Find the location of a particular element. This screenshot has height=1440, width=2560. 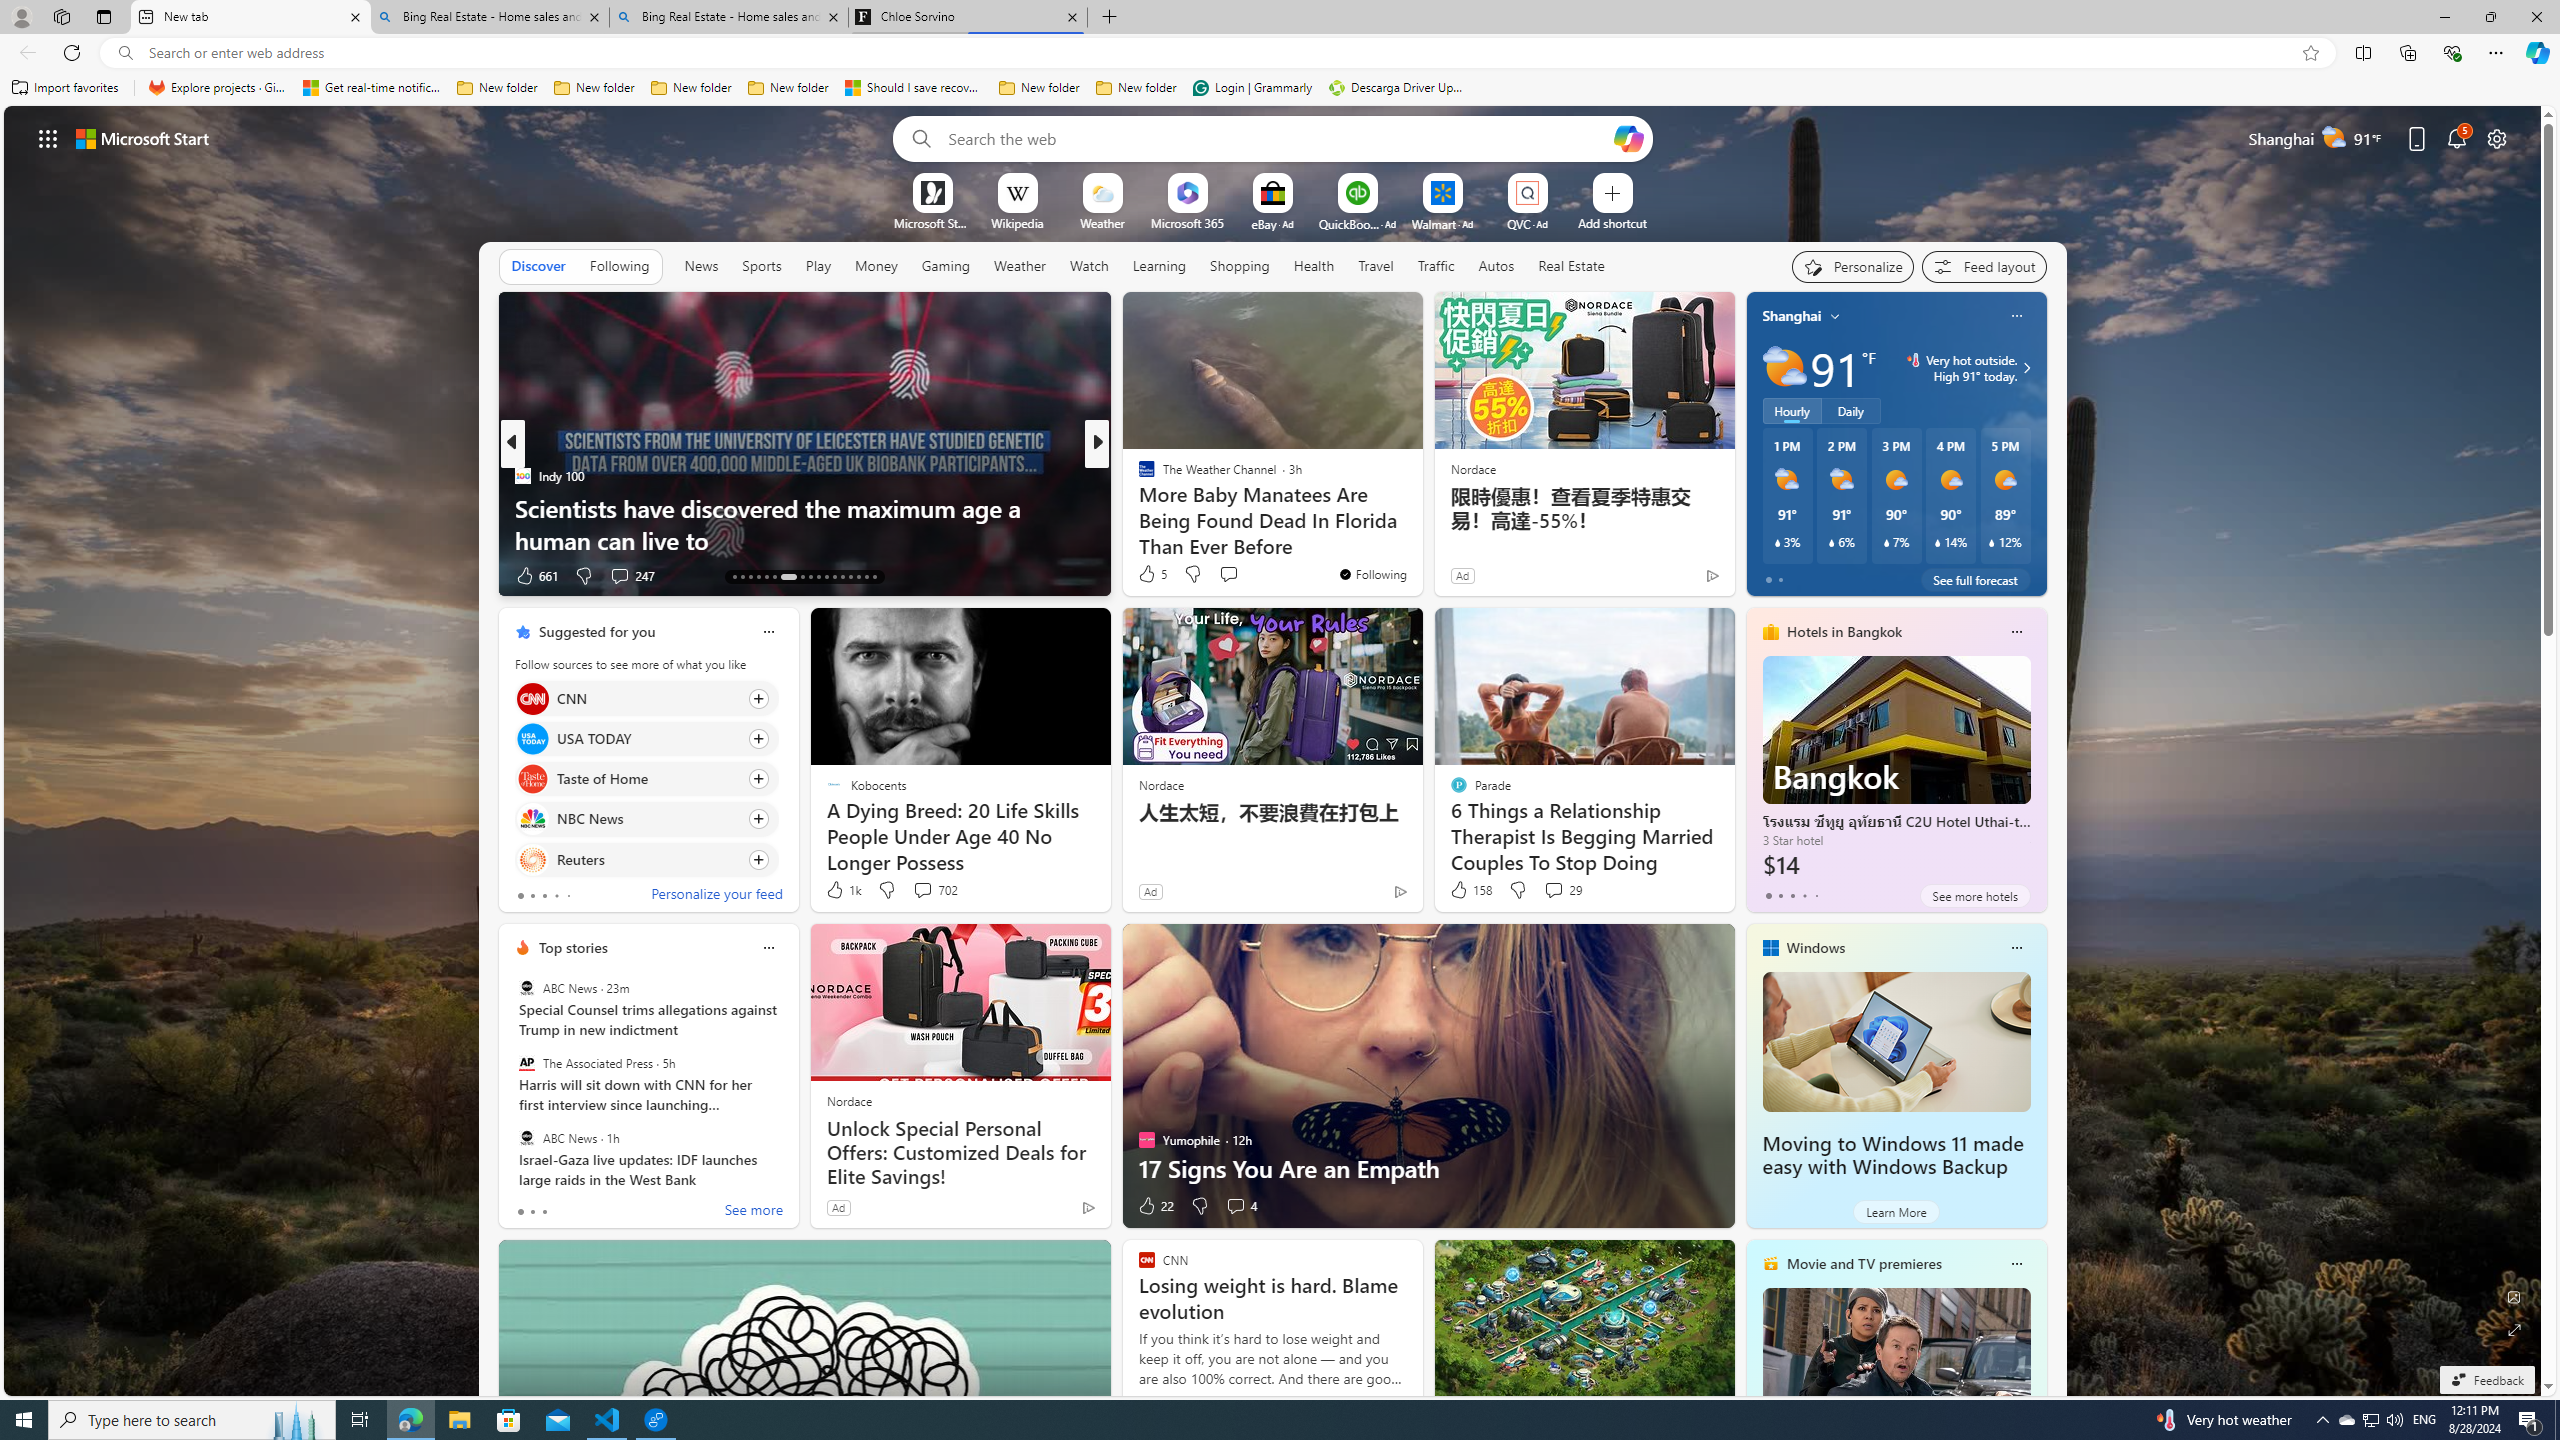

'Click to follow source NBC News' is located at coordinates (645, 819).